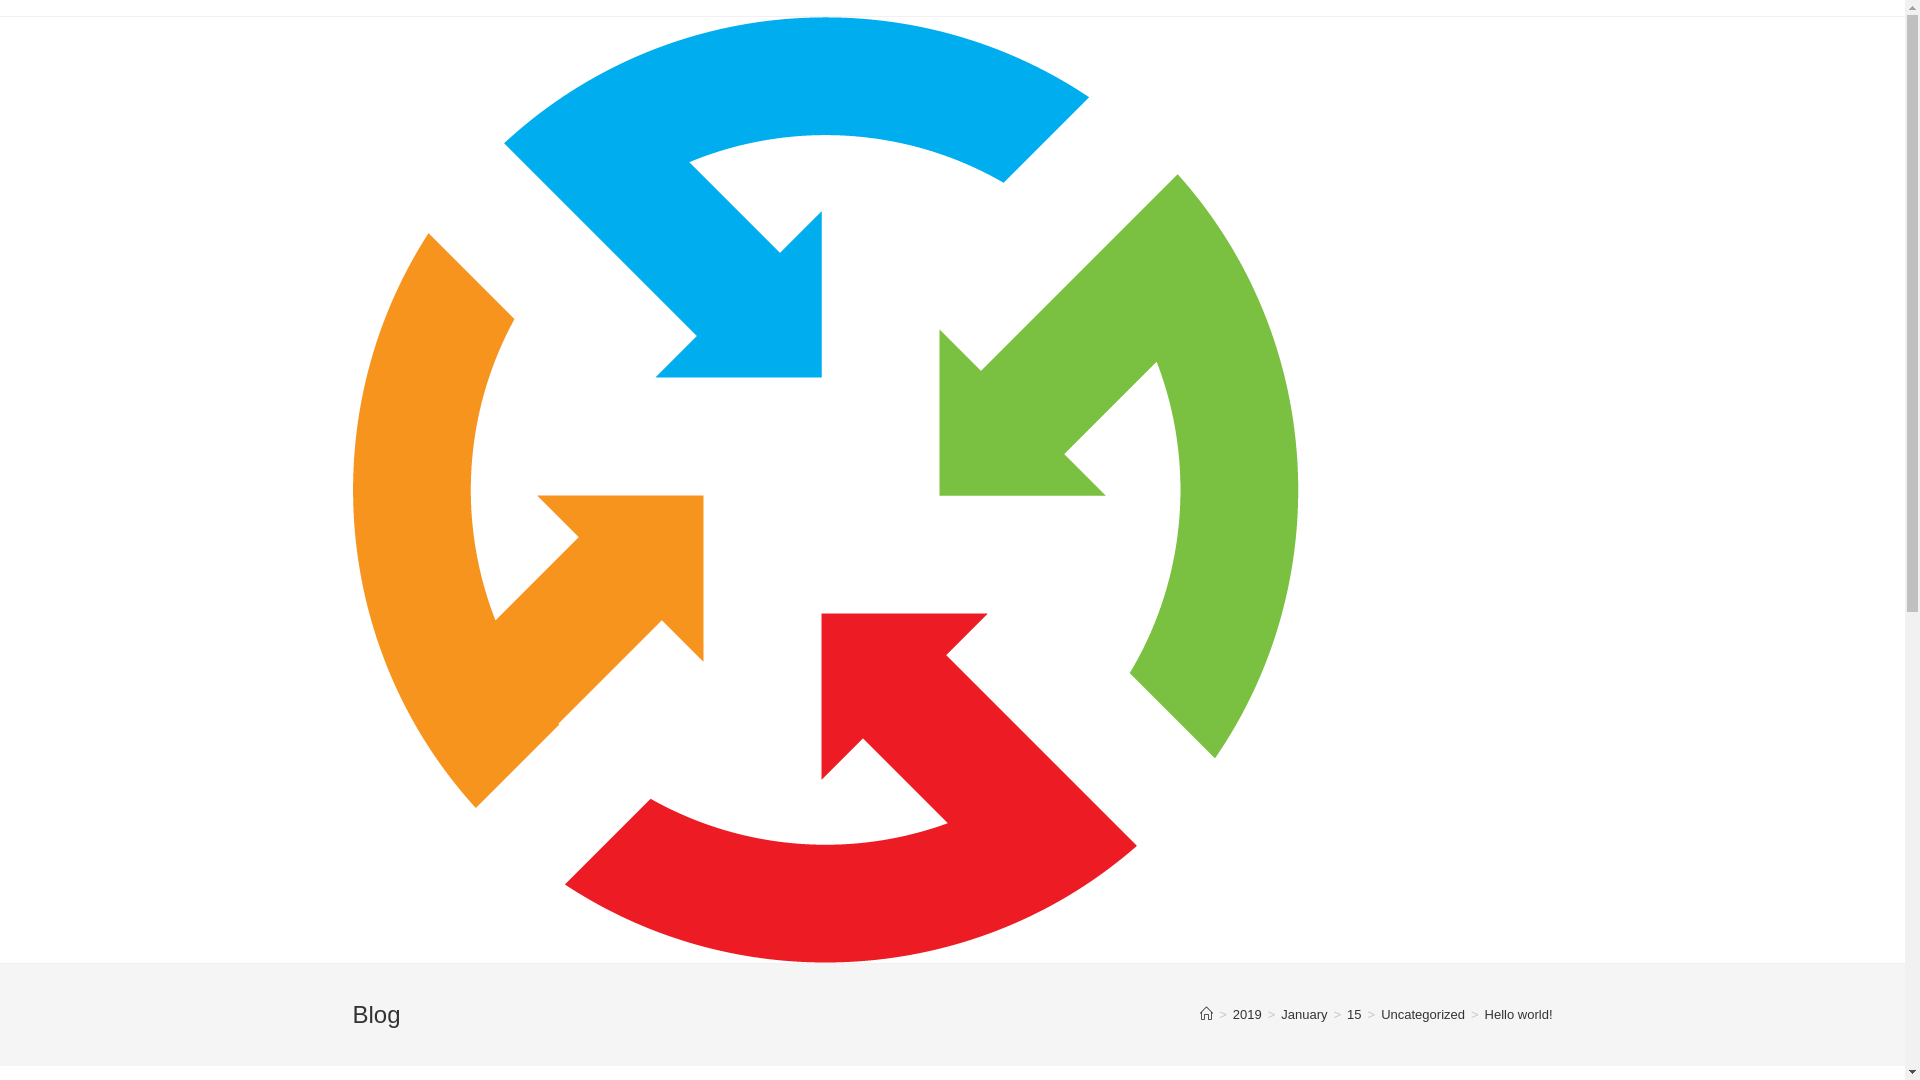 This screenshot has height=1080, width=1920. What do you see at coordinates (1421, 1014) in the screenshot?
I see `'Uncategorized'` at bounding box center [1421, 1014].